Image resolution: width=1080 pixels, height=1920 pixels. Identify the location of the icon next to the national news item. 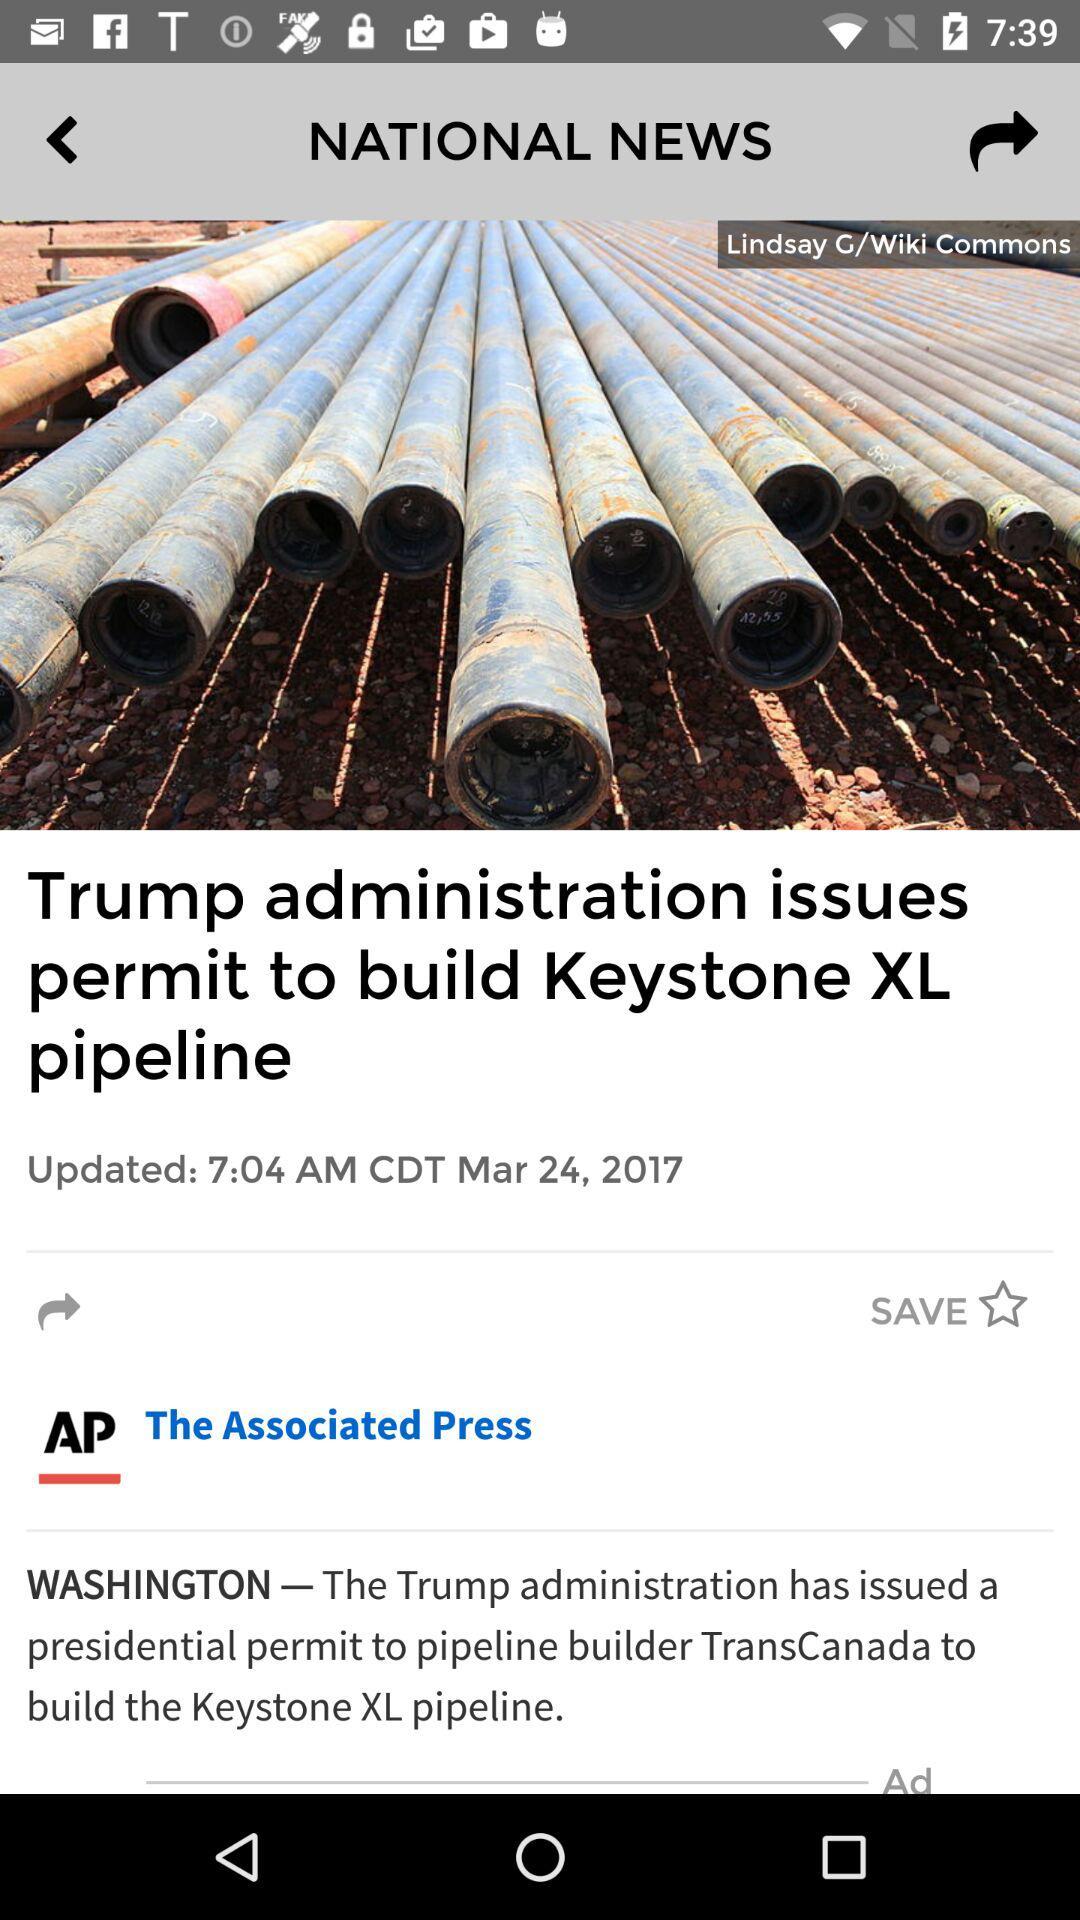
(107, 140).